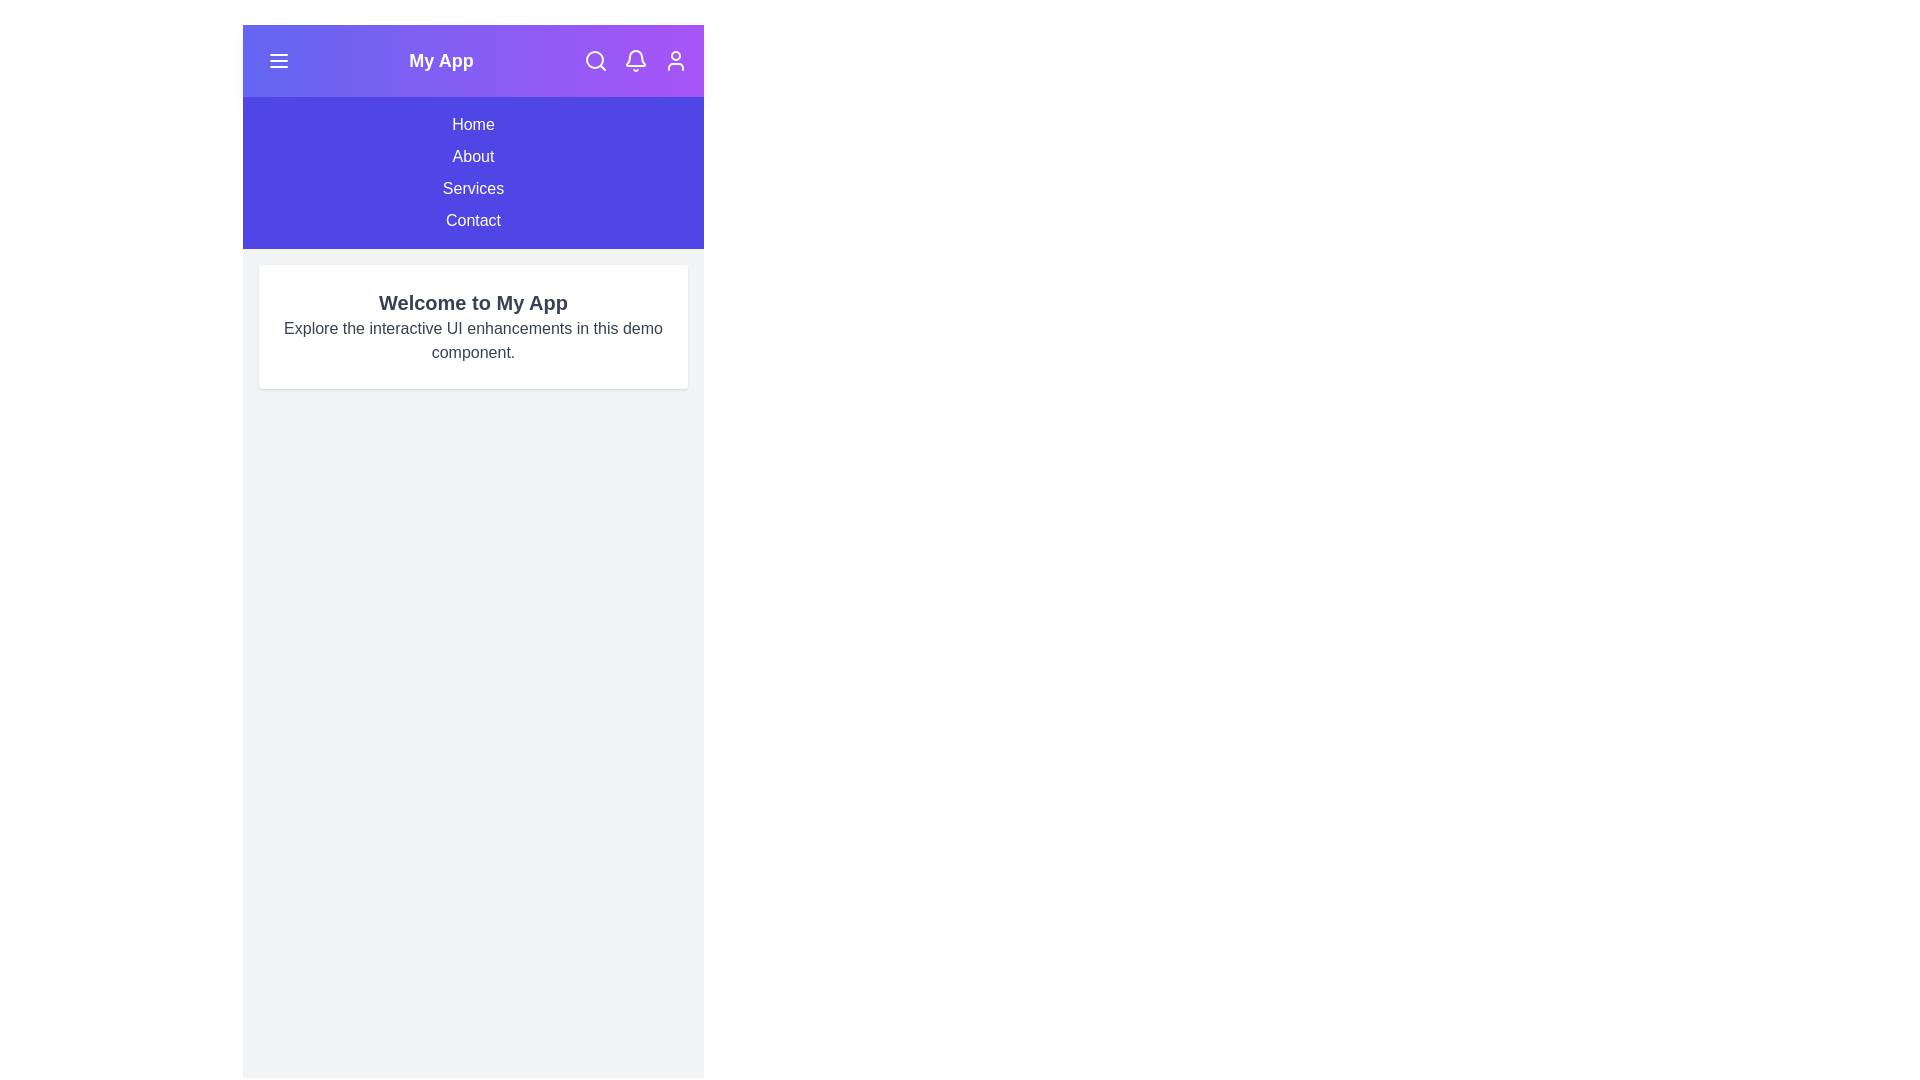  I want to click on the 'User' icon in the top-right corner of the app bar, so click(676, 60).